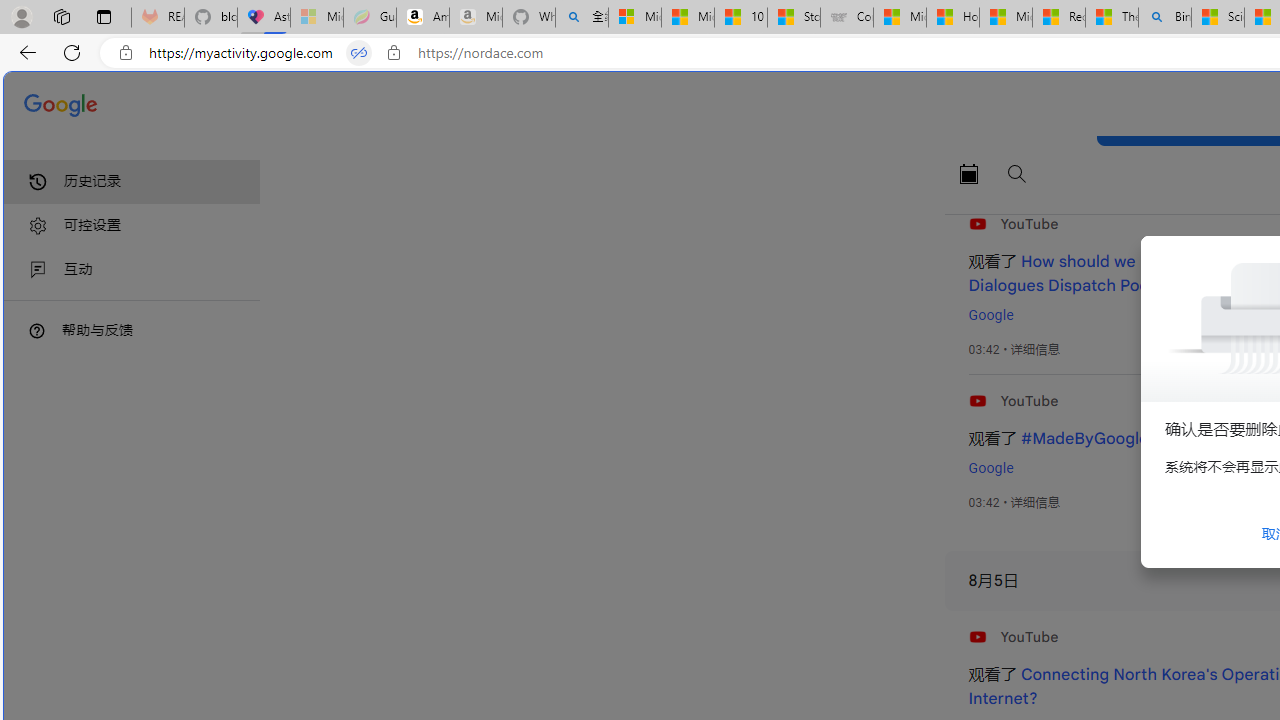 The image size is (1280, 720). Describe the element at coordinates (793, 17) in the screenshot. I see `'Stocks - MSN'` at that location.